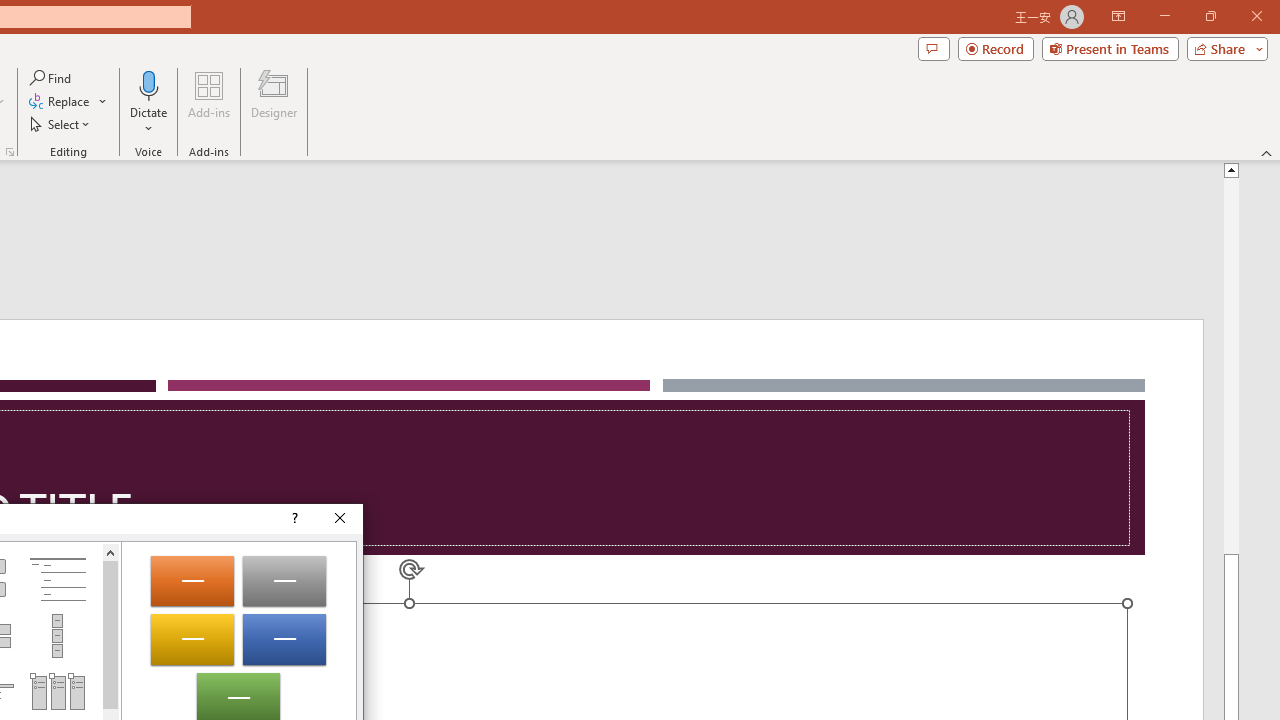 This screenshot has width=1280, height=720. Describe the element at coordinates (273, 103) in the screenshot. I see `'Designer'` at that location.